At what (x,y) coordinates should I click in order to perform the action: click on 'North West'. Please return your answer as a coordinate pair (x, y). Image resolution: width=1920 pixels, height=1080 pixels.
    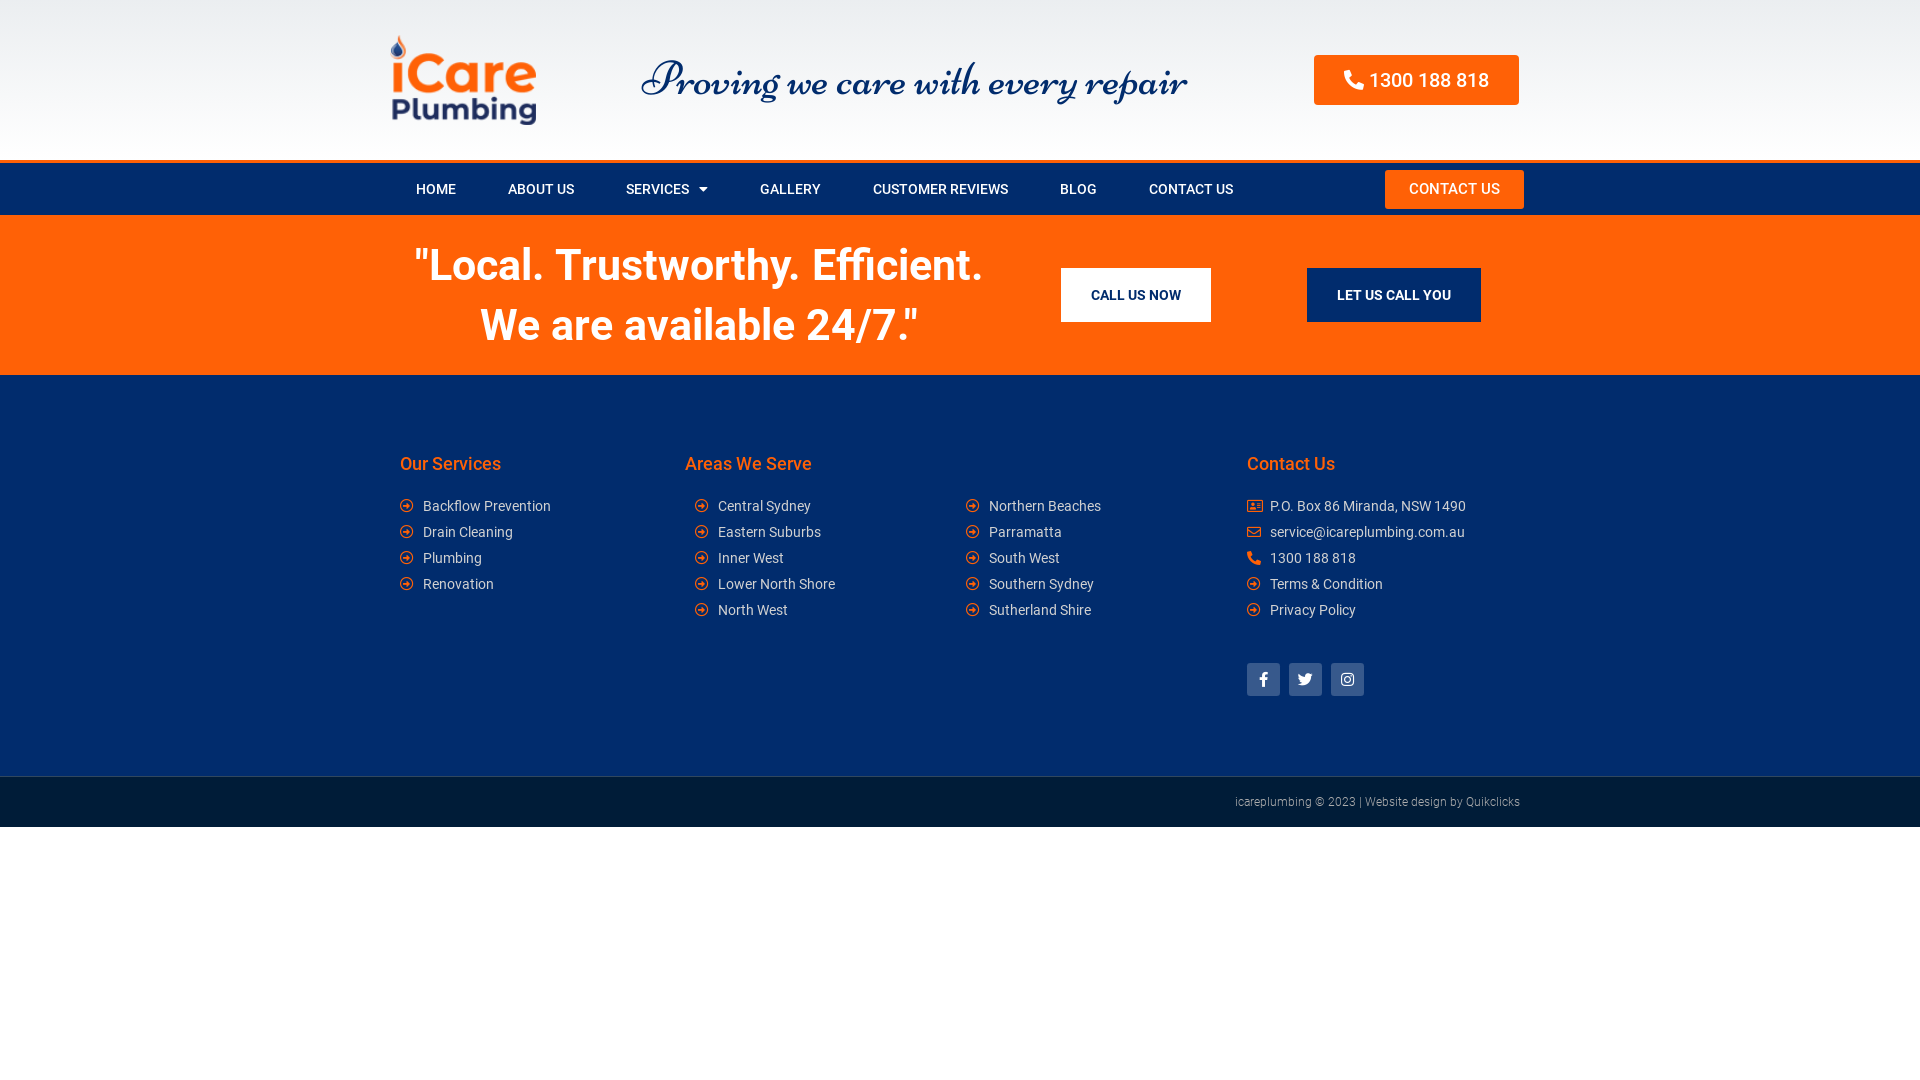
    Looking at the image, I should click on (820, 608).